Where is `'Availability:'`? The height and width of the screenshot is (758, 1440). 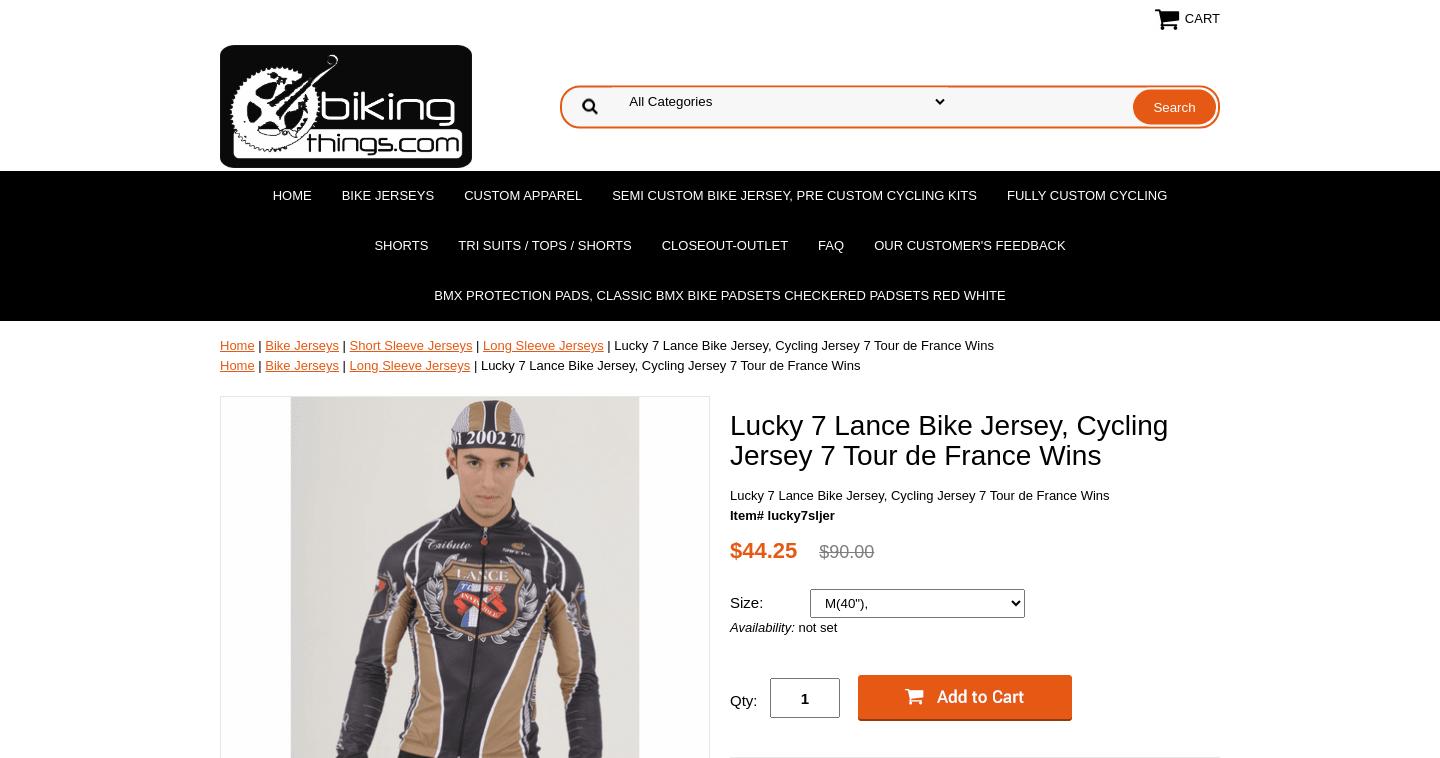 'Availability:' is located at coordinates (728, 627).